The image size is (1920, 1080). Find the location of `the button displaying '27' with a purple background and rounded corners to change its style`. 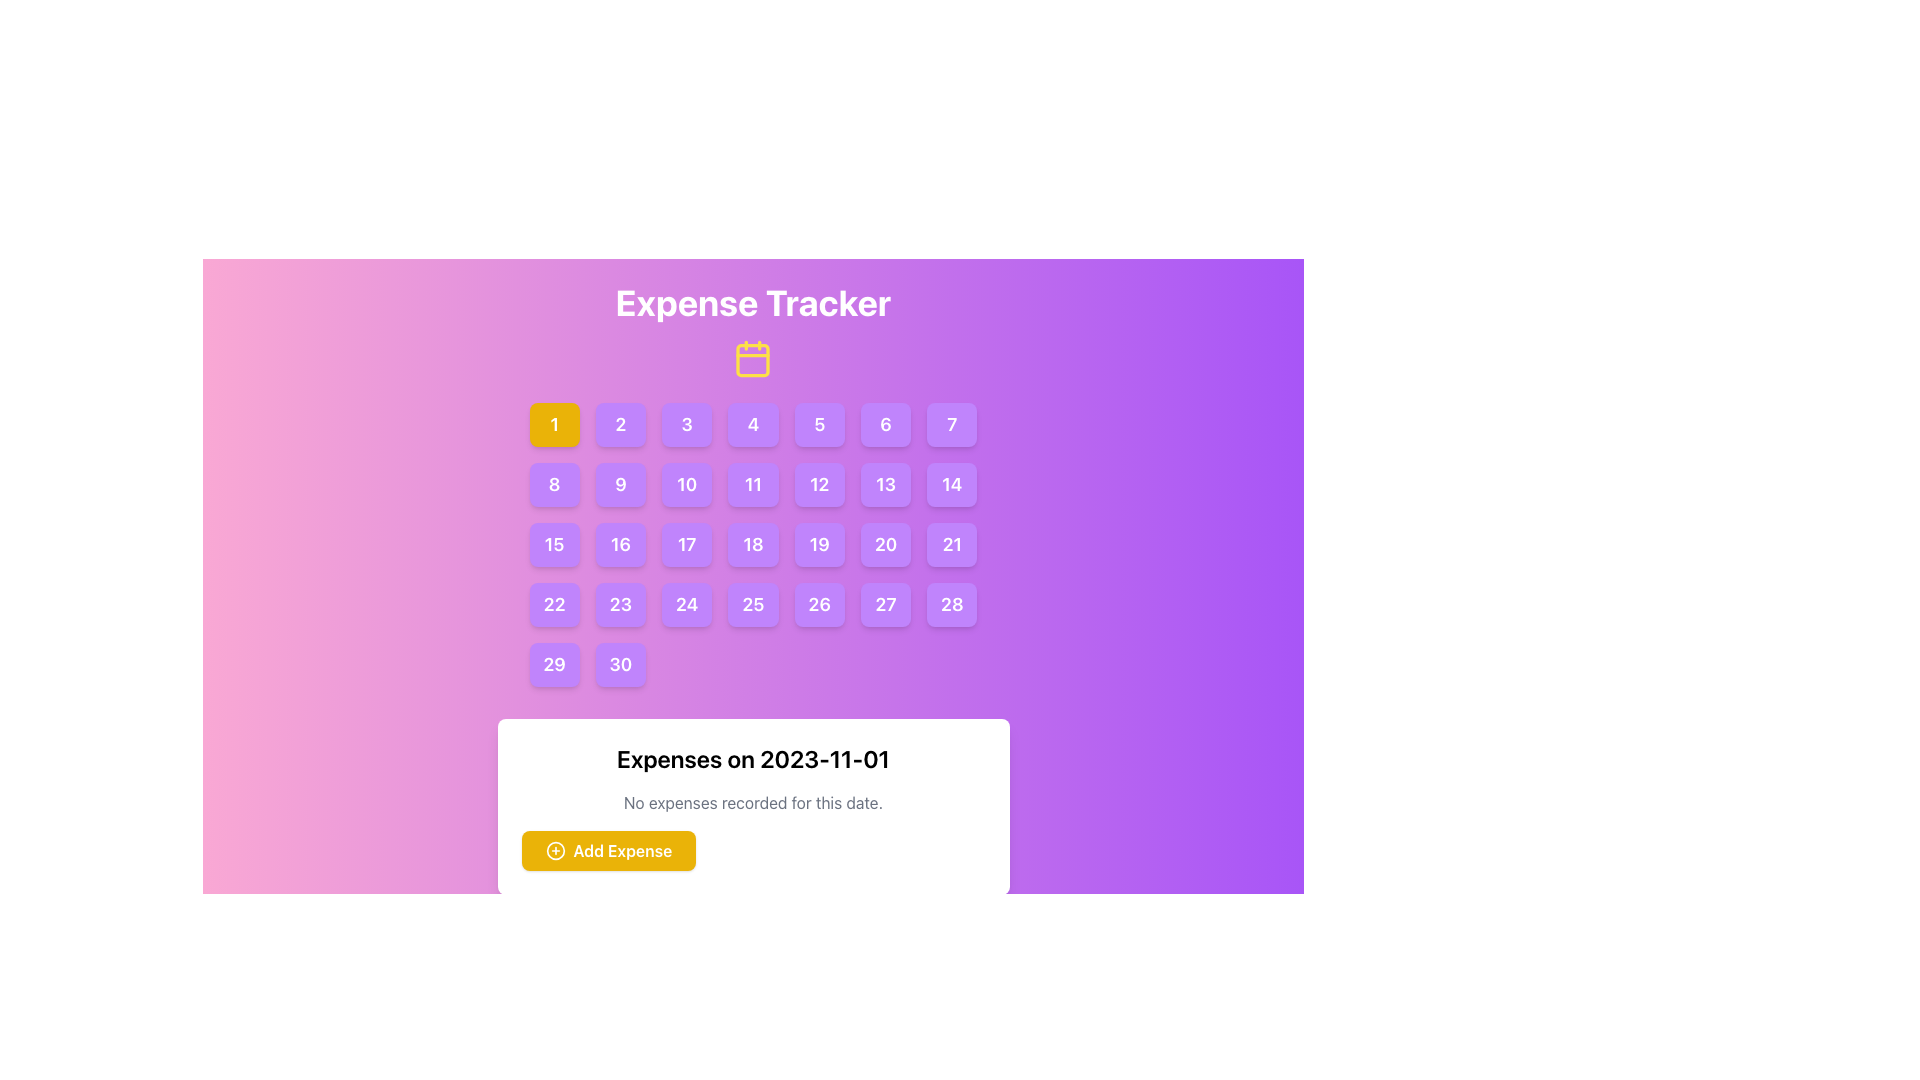

the button displaying '27' with a purple background and rounded corners to change its style is located at coordinates (885, 604).